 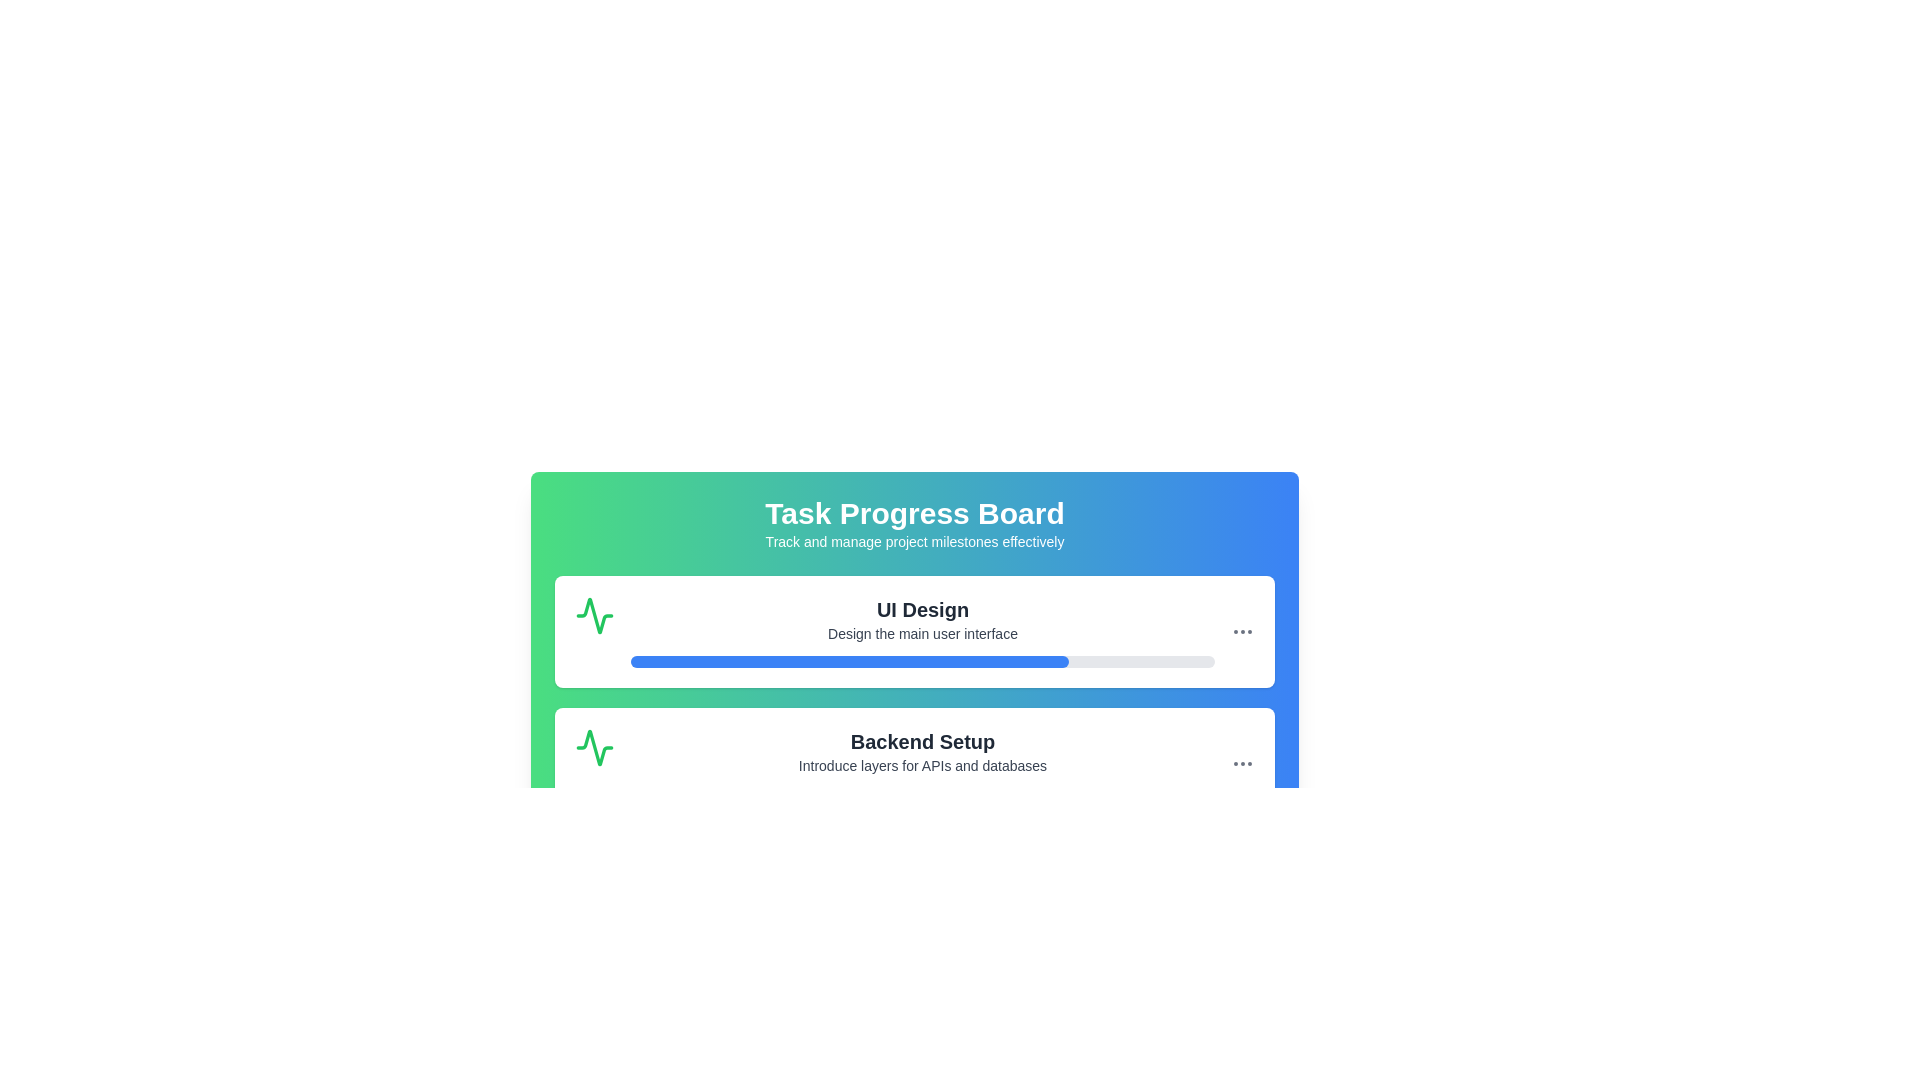 What do you see at coordinates (1242, 632) in the screenshot?
I see `the button consisting of three horizontally aligned gray dots located in the top-right corner of the 'UI Design' task box` at bounding box center [1242, 632].